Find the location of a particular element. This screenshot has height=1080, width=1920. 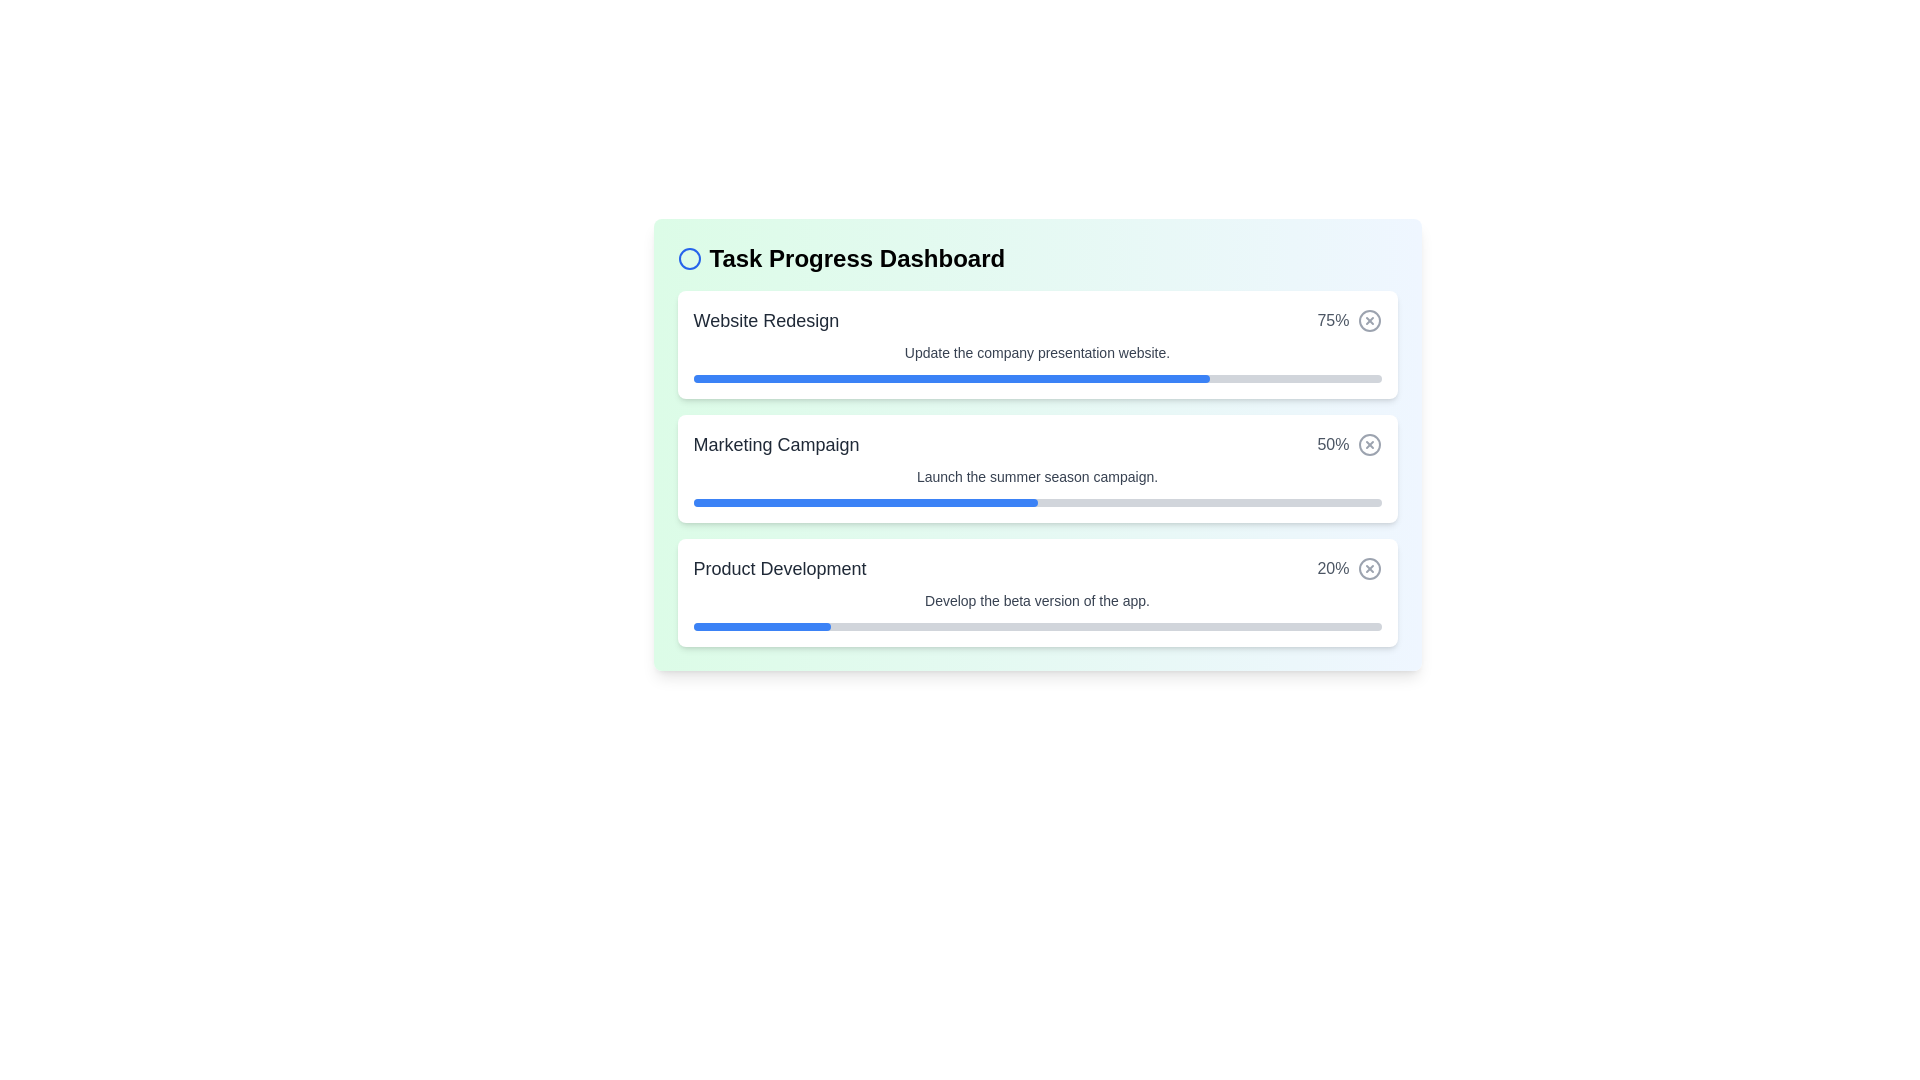

the blue fill portion of the second progress bar labeled 'Marketing Campaign', which visually indicates that the task is 50% complete is located at coordinates (865, 501).